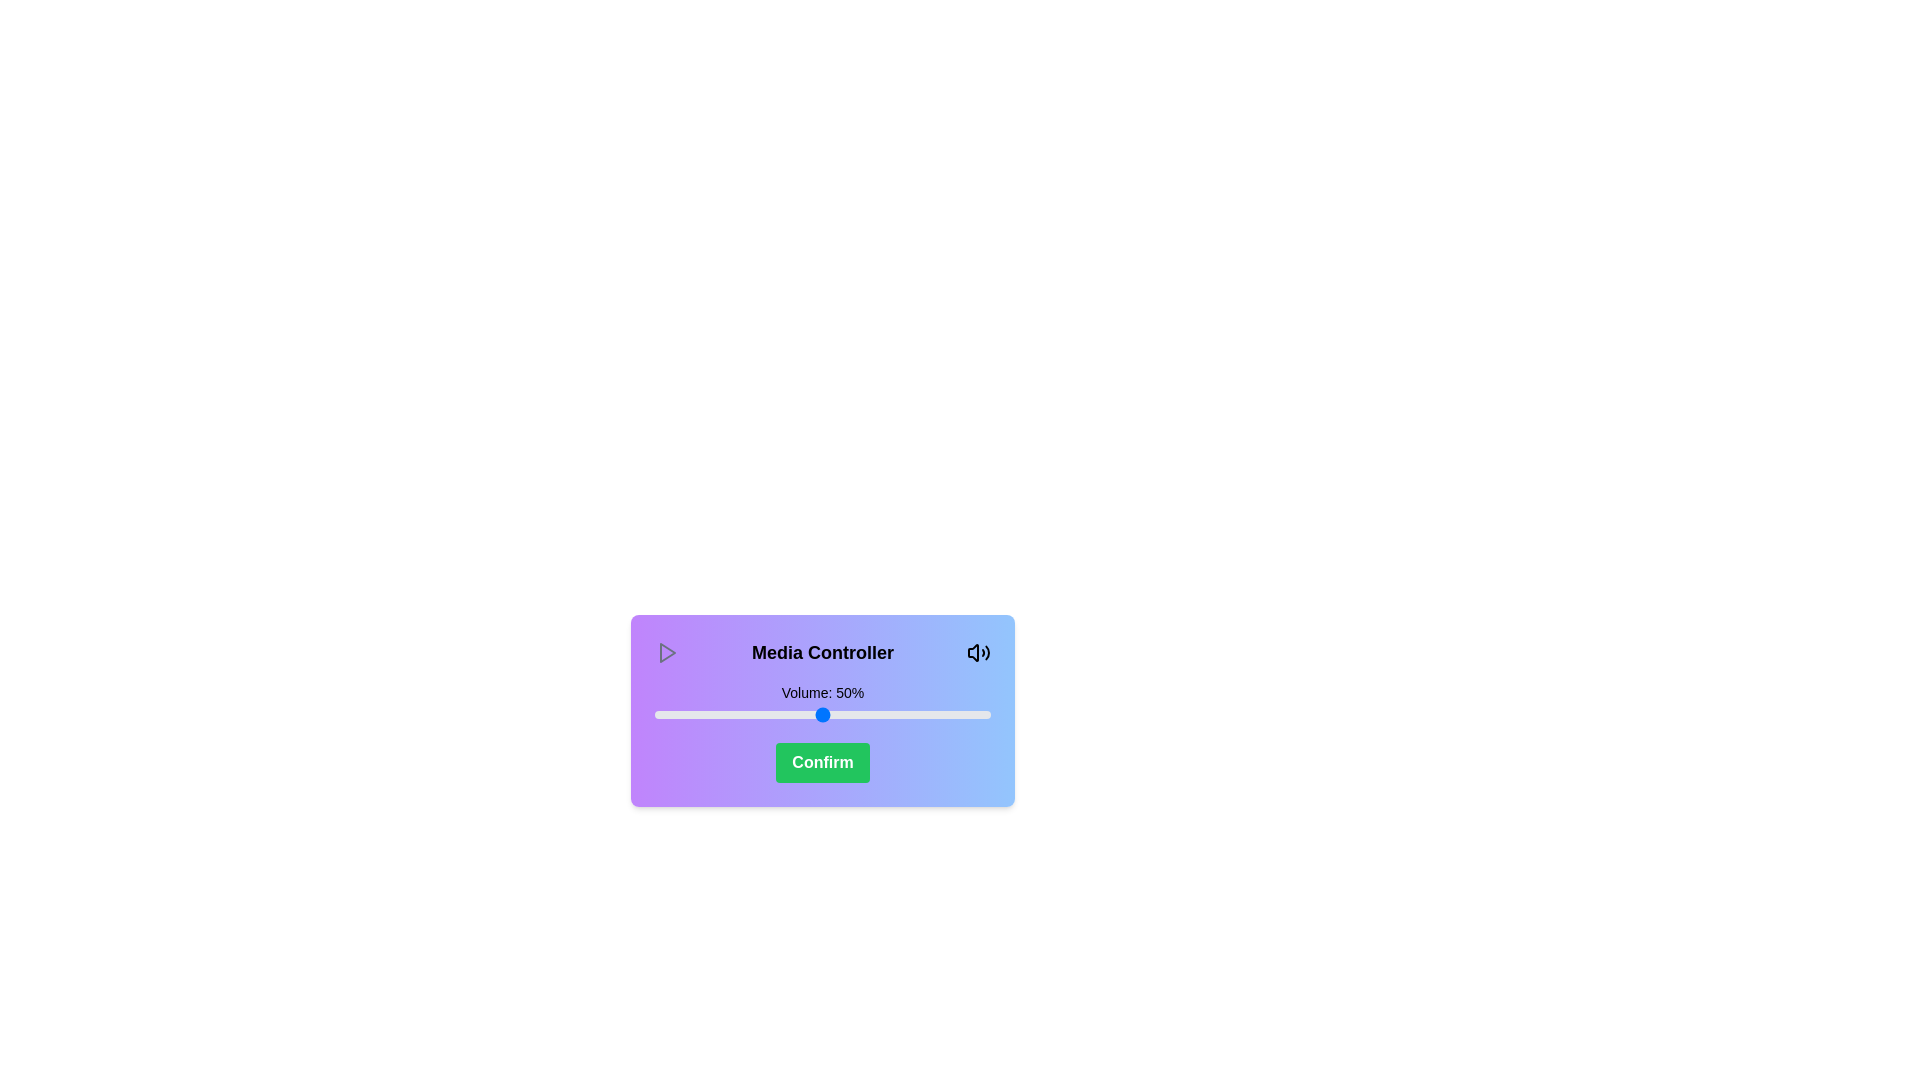 The height and width of the screenshot is (1080, 1920). I want to click on the volume slider to 19%, so click(718, 713).